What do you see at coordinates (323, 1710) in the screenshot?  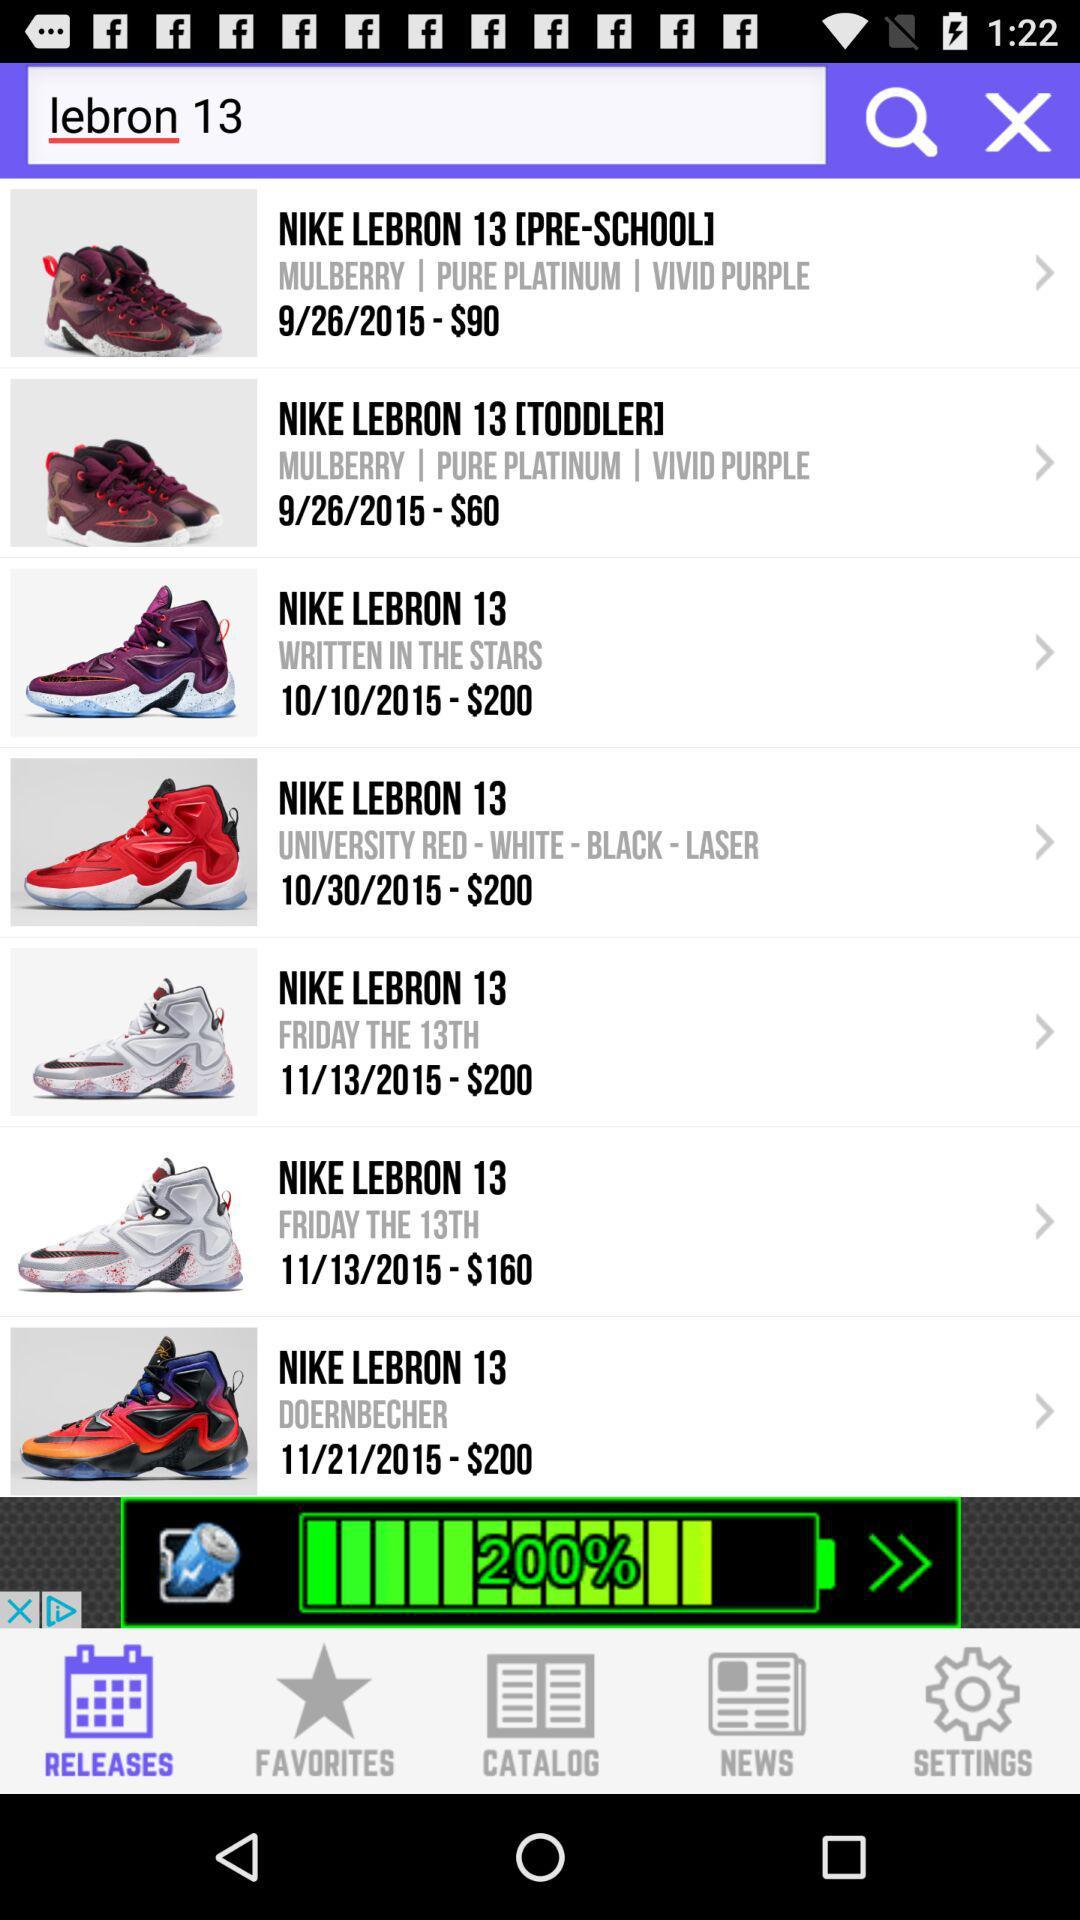 I see `favorites select option` at bounding box center [323, 1710].